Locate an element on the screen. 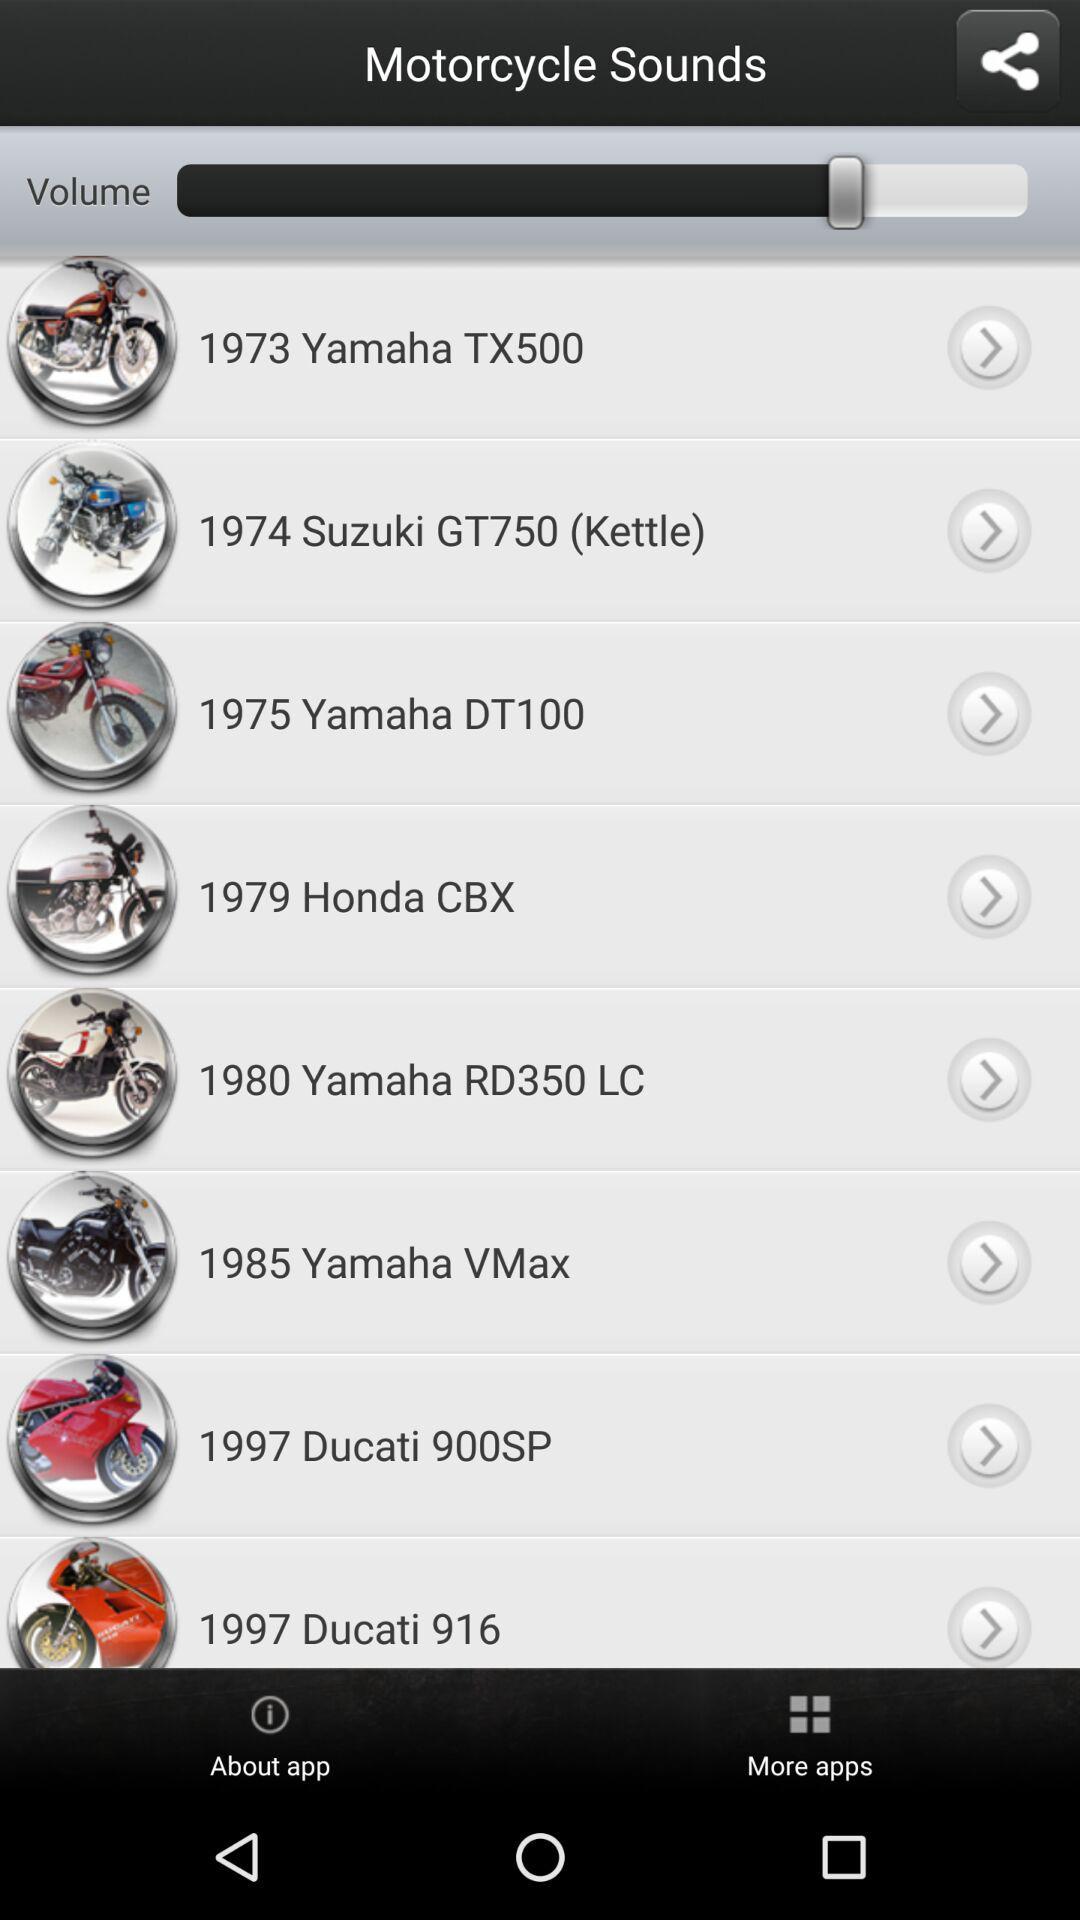 This screenshot has height=1920, width=1080. sound is located at coordinates (987, 1260).